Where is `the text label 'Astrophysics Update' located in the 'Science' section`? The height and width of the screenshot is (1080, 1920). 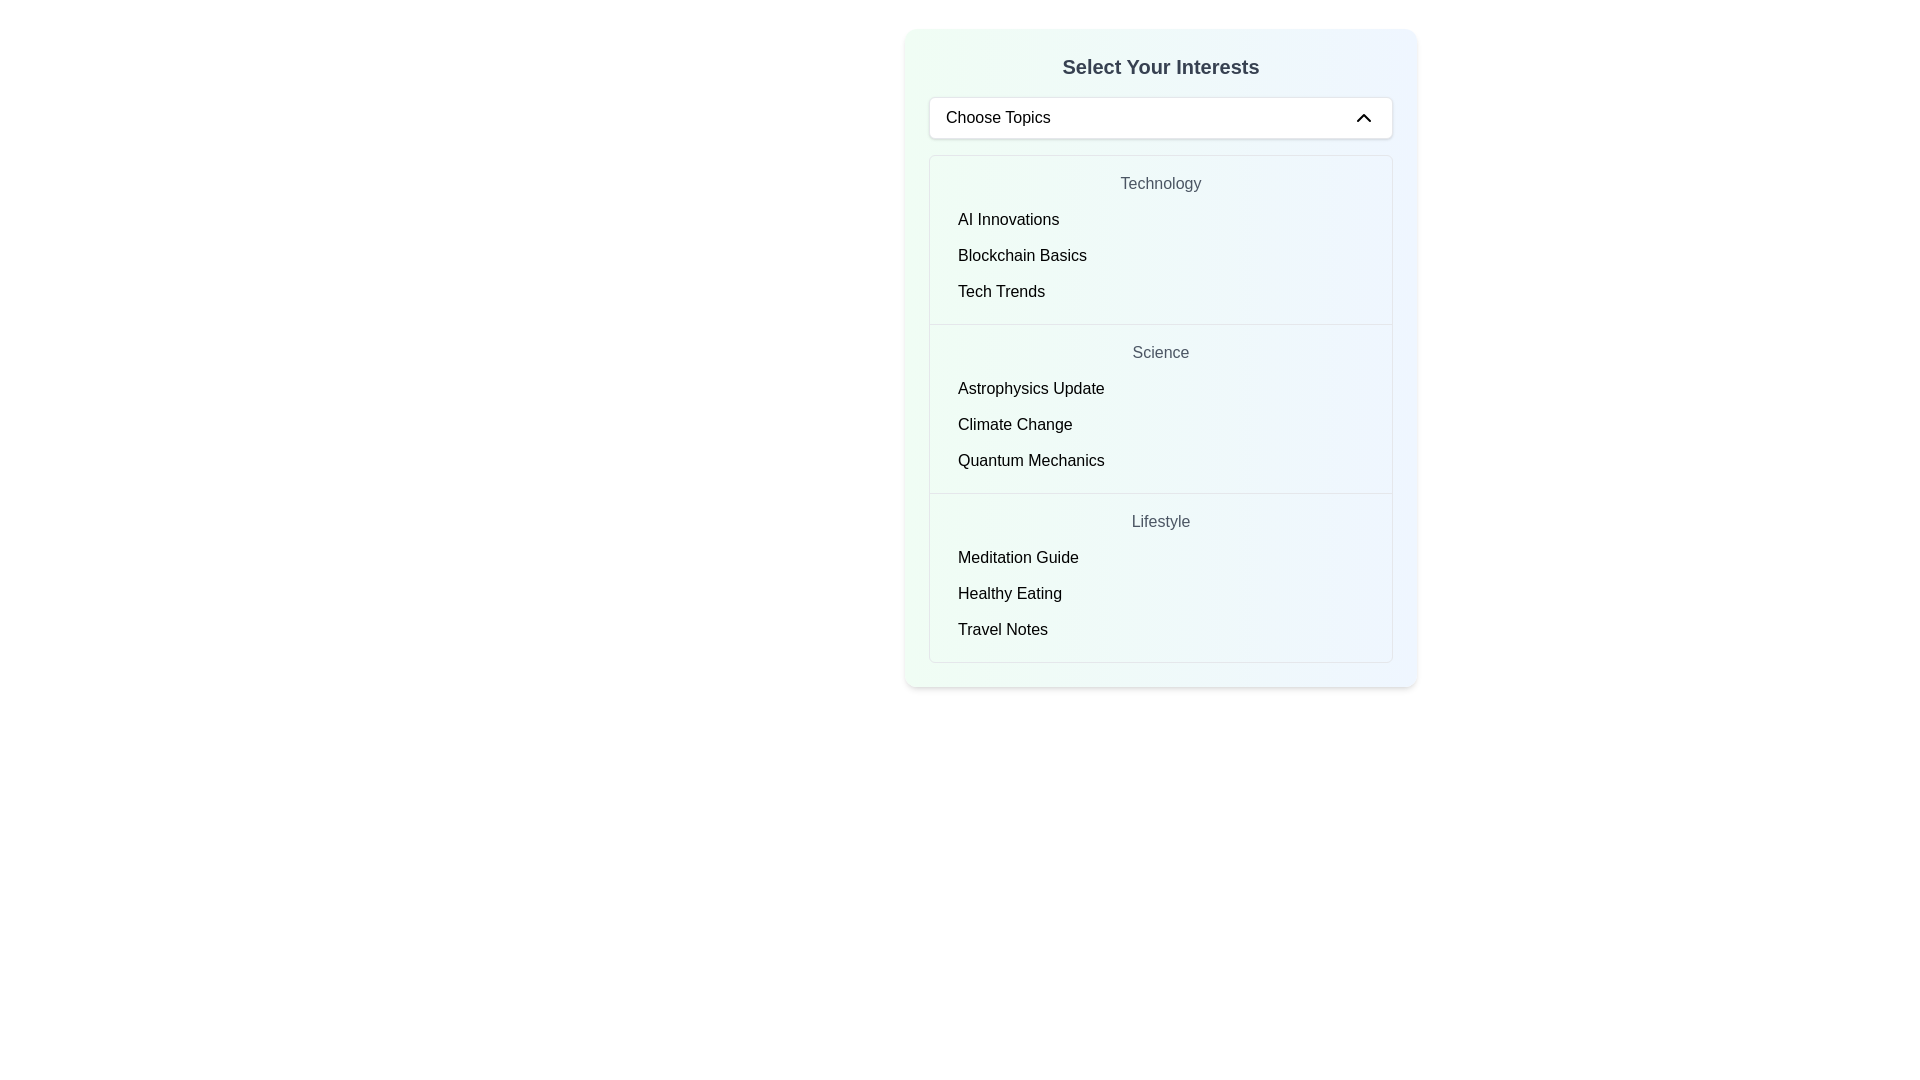
the text label 'Astrophysics Update' located in the 'Science' section is located at coordinates (1031, 389).